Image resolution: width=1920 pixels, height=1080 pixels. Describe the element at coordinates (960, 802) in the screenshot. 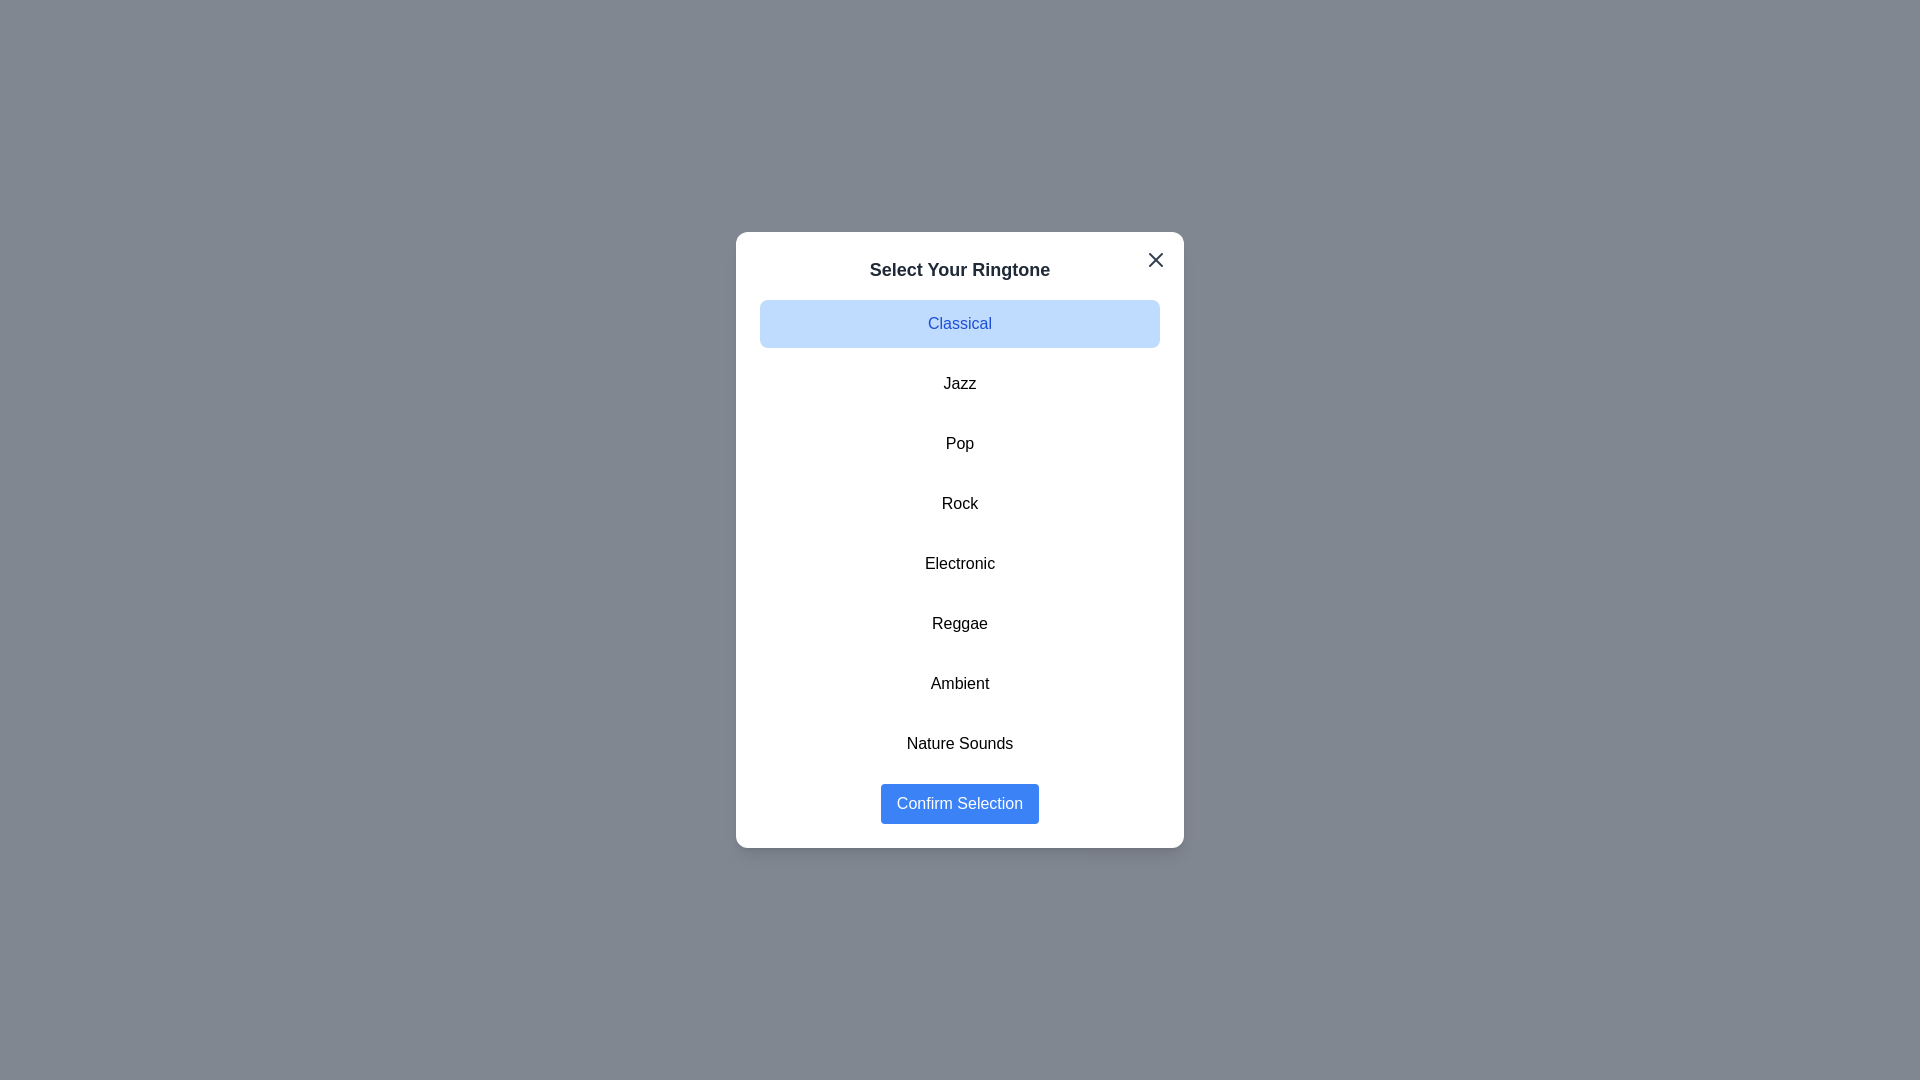

I see `'Confirm Selection' button to confirm the selected ringtone` at that location.